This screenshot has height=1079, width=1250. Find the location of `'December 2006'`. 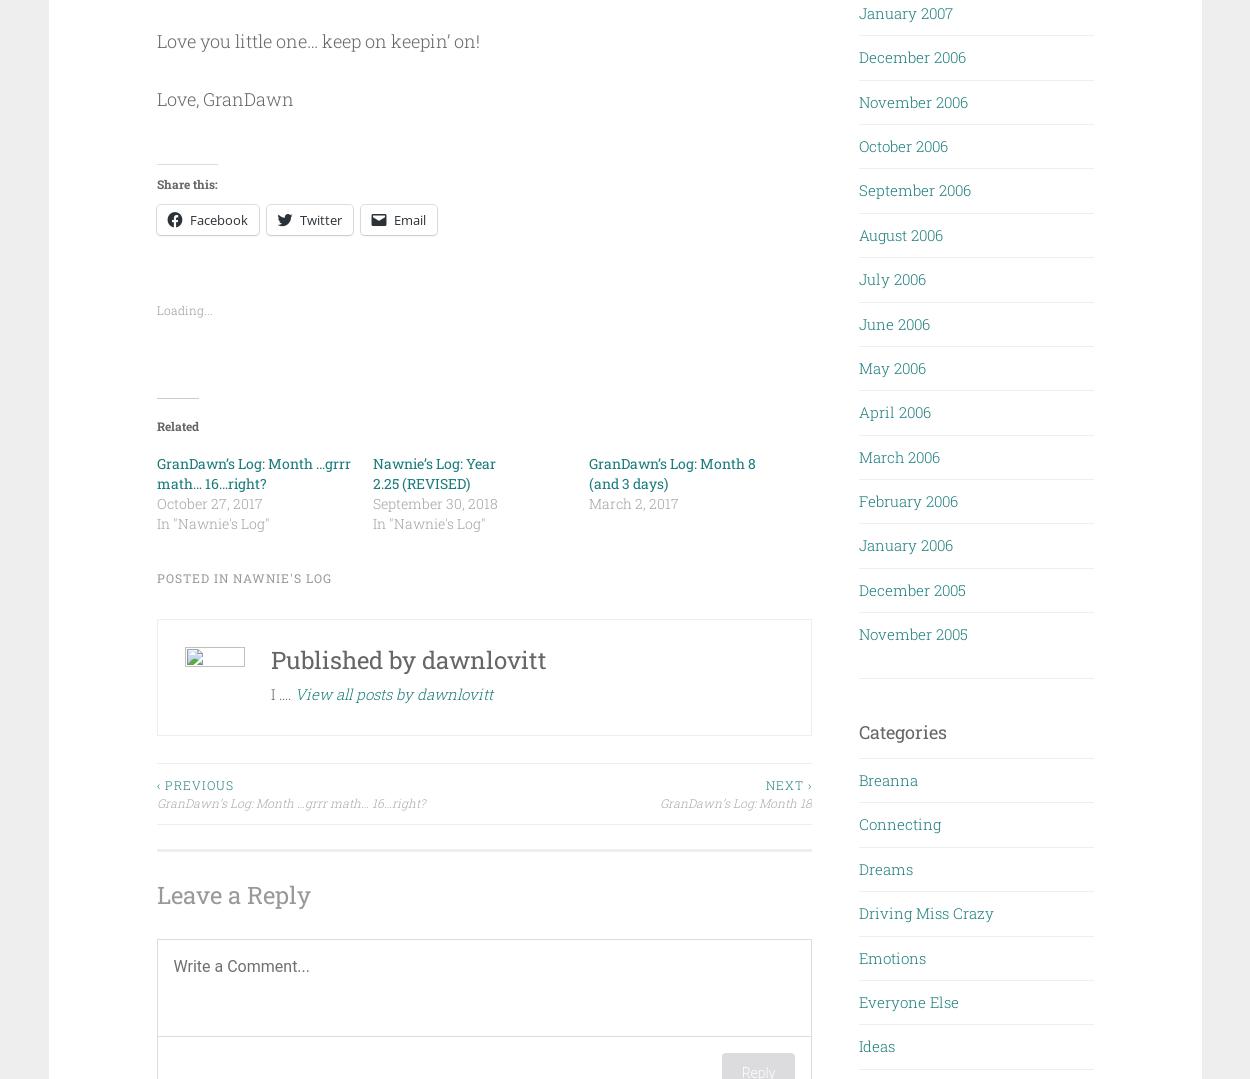

'December 2006' is located at coordinates (912, 55).